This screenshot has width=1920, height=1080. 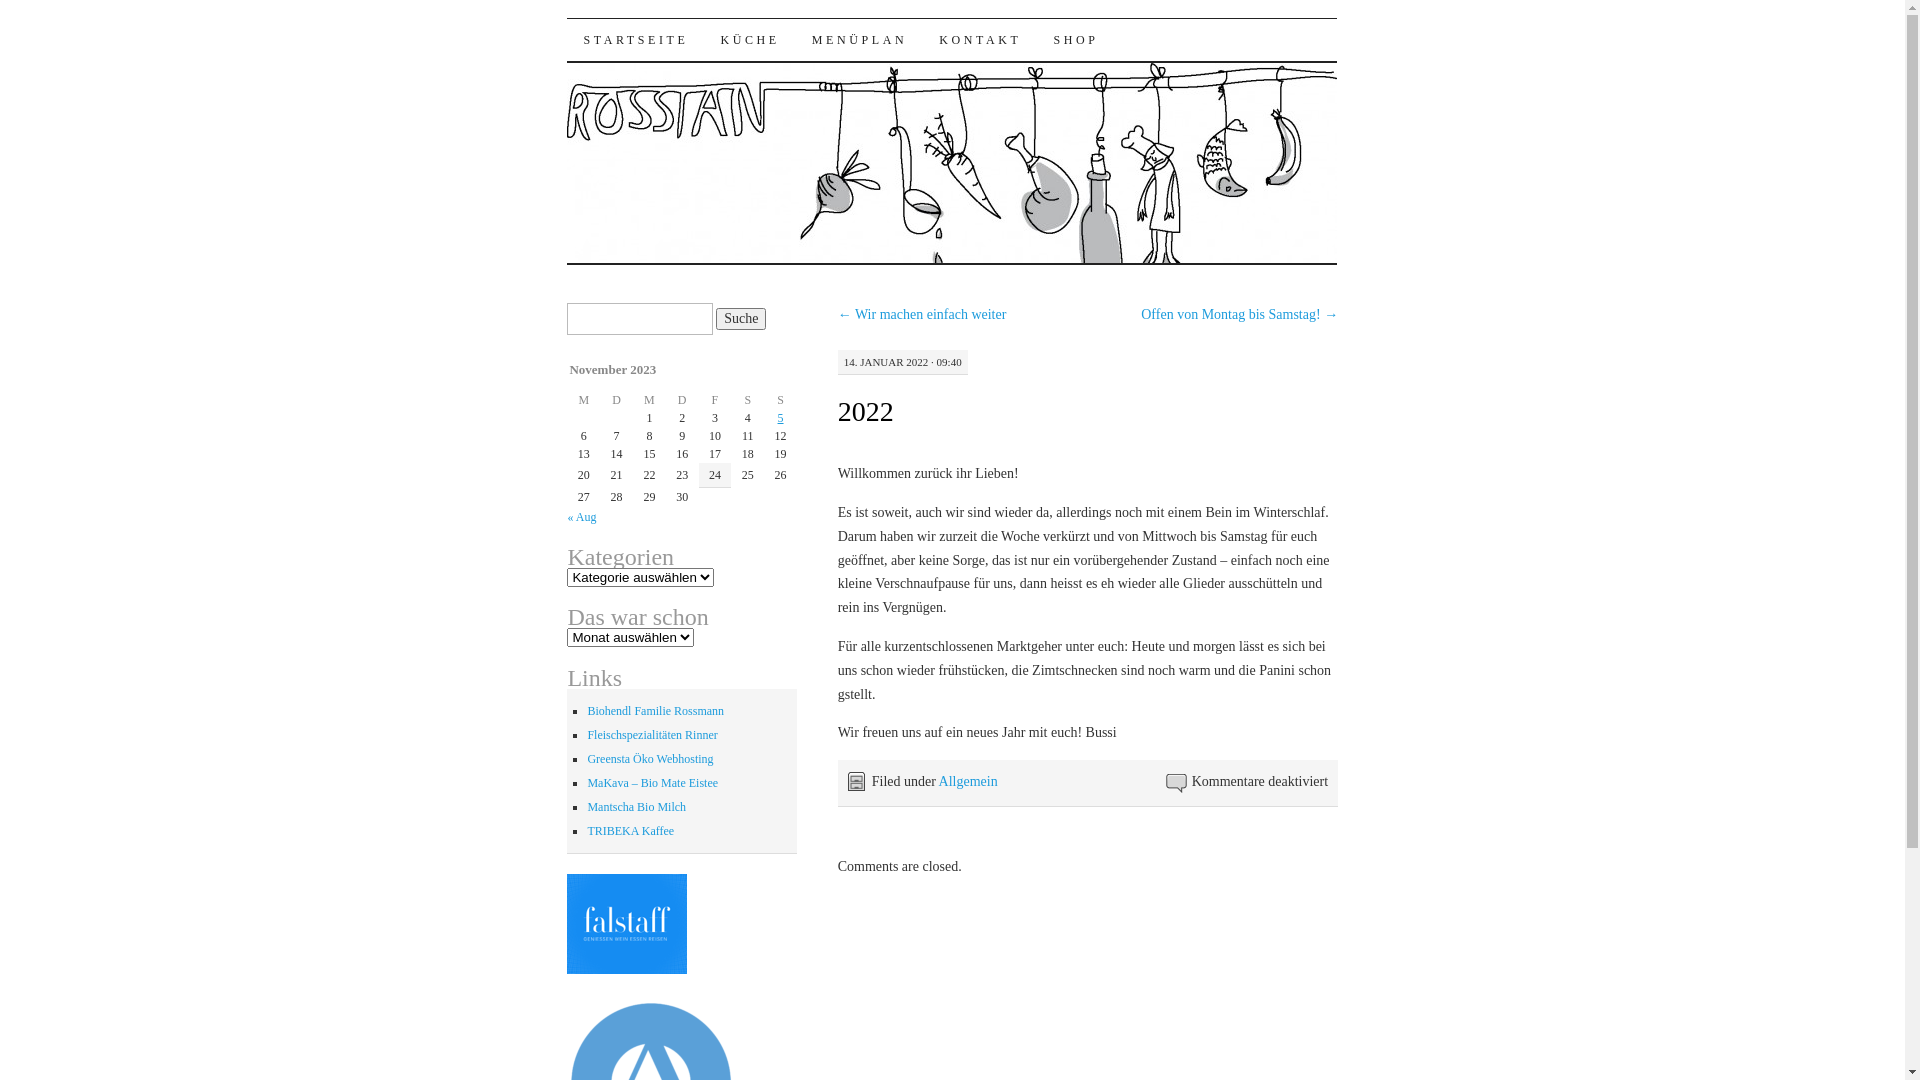 What do you see at coordinates (674, 39) in the screenshot?
I see `'SKIP TO CONTENT'` at bounding box center [674, 39].